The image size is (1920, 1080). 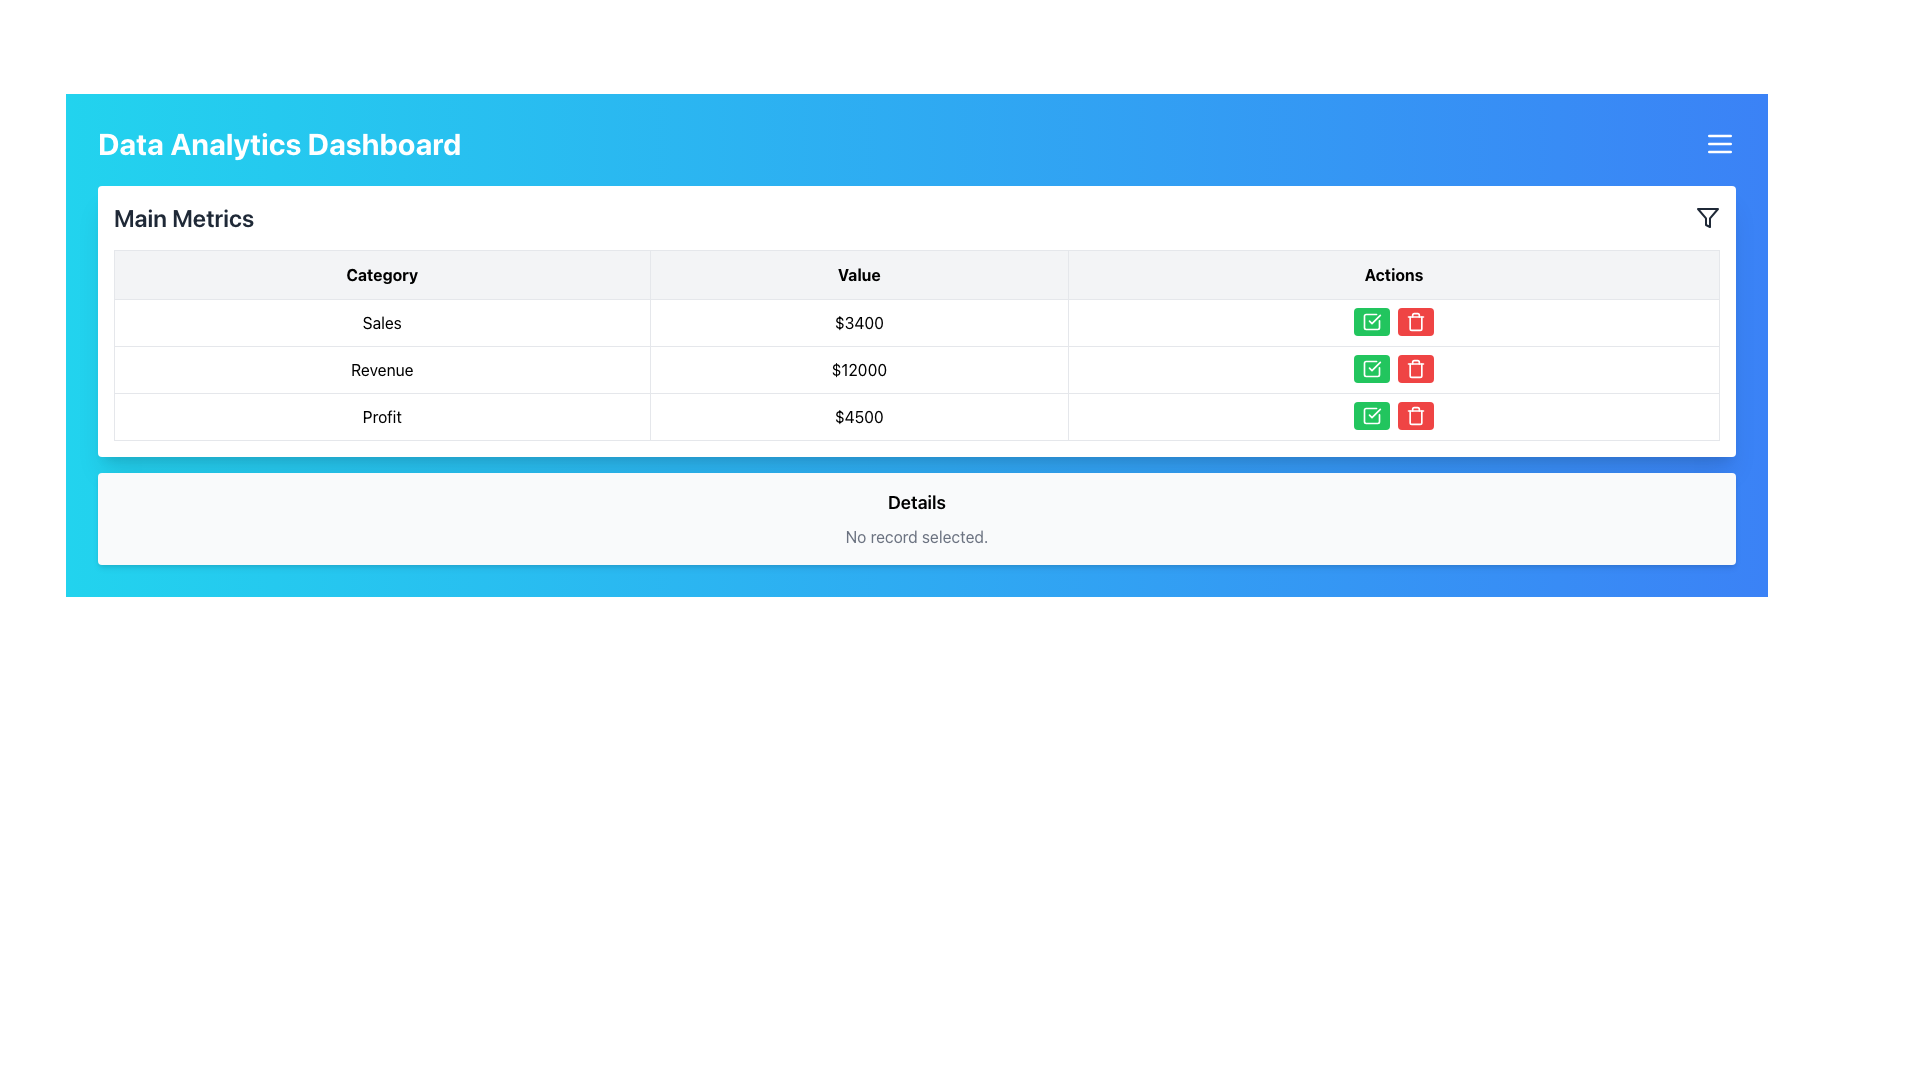 I want to click on the 'Revenue' text label in the second row and first column of the 'Main Metrics' section to categorize the revenue-related data entry, so click(x=382, y=370).